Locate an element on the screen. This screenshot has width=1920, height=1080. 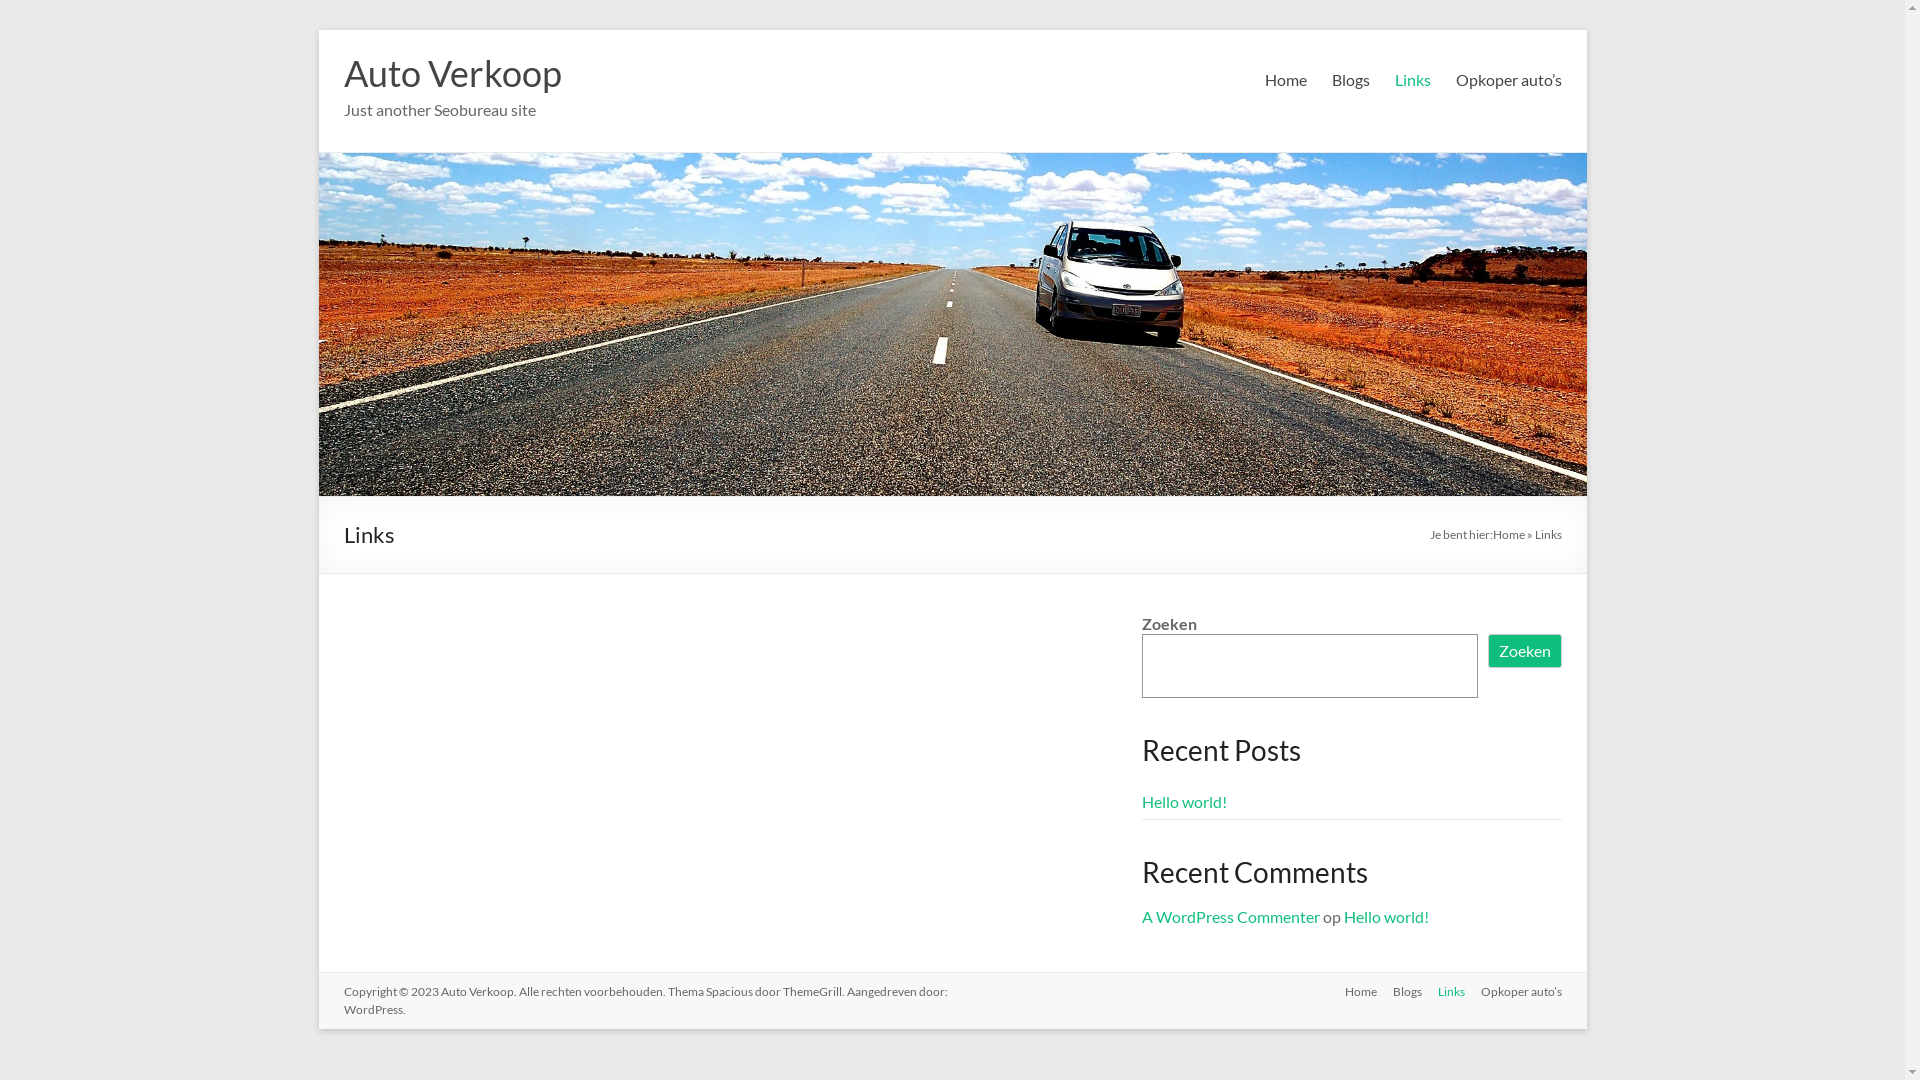
'Zoeken' is located at coordinates (1524, 651).